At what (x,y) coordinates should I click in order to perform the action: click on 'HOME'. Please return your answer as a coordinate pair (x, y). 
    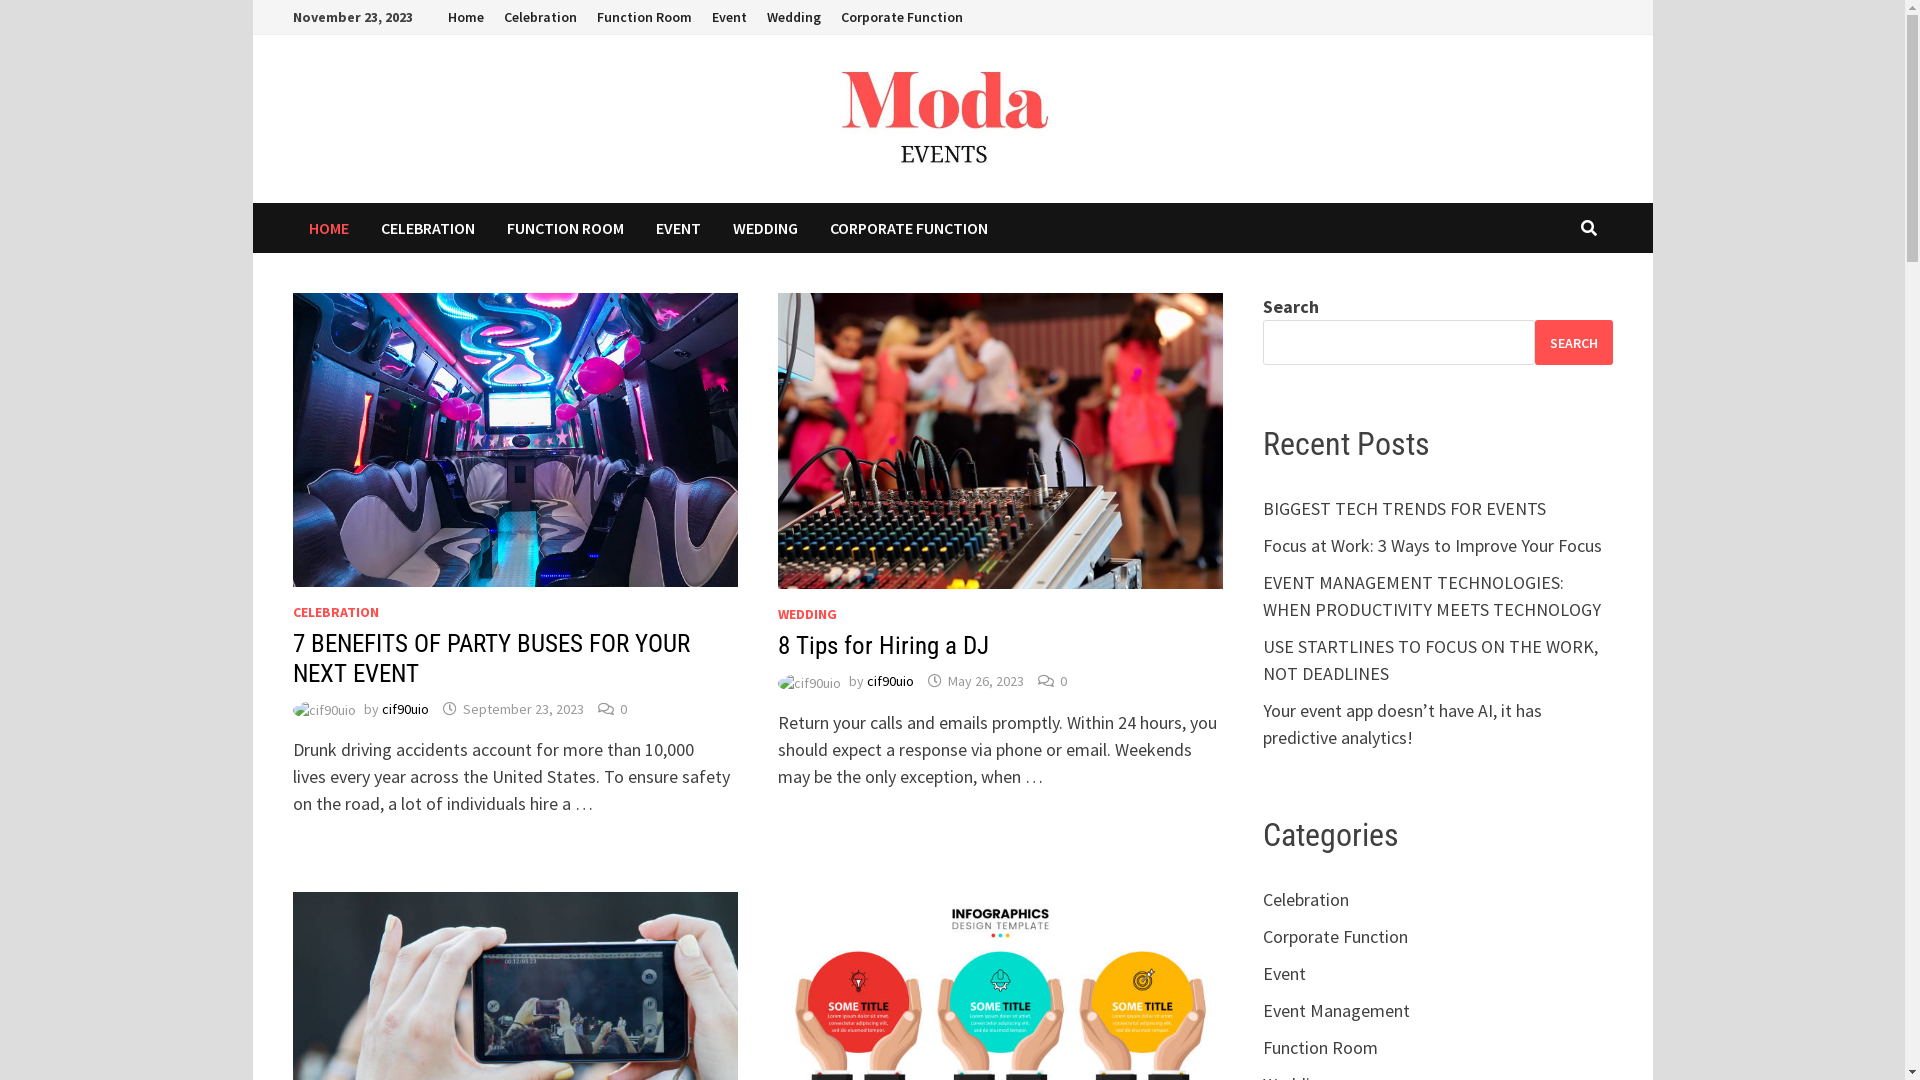
    Looking at the image, I should click on (291, 226).